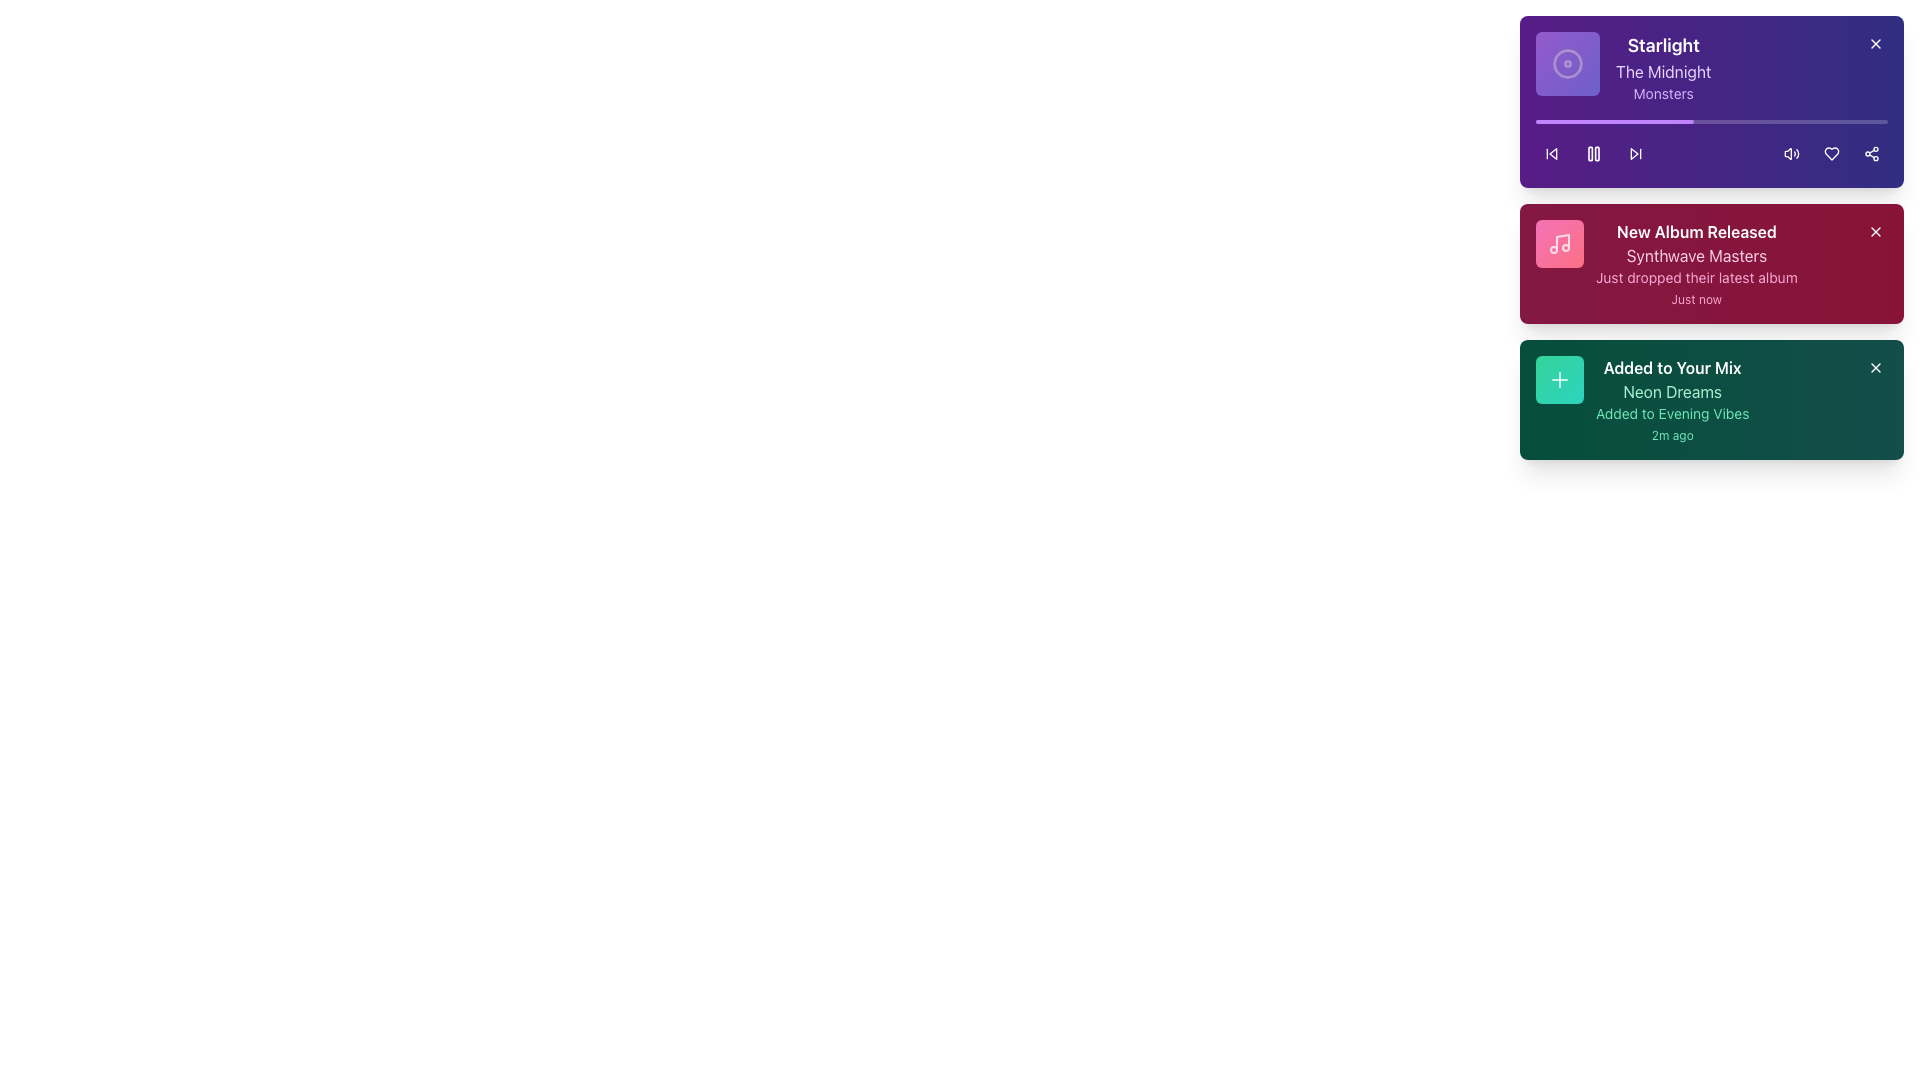 The height and width of the screenshot is (1080, 1920). Describe the element at coordinates (1695, 277) in the screenshot. I see `the text label indicating a recent update about an album release` at that location.